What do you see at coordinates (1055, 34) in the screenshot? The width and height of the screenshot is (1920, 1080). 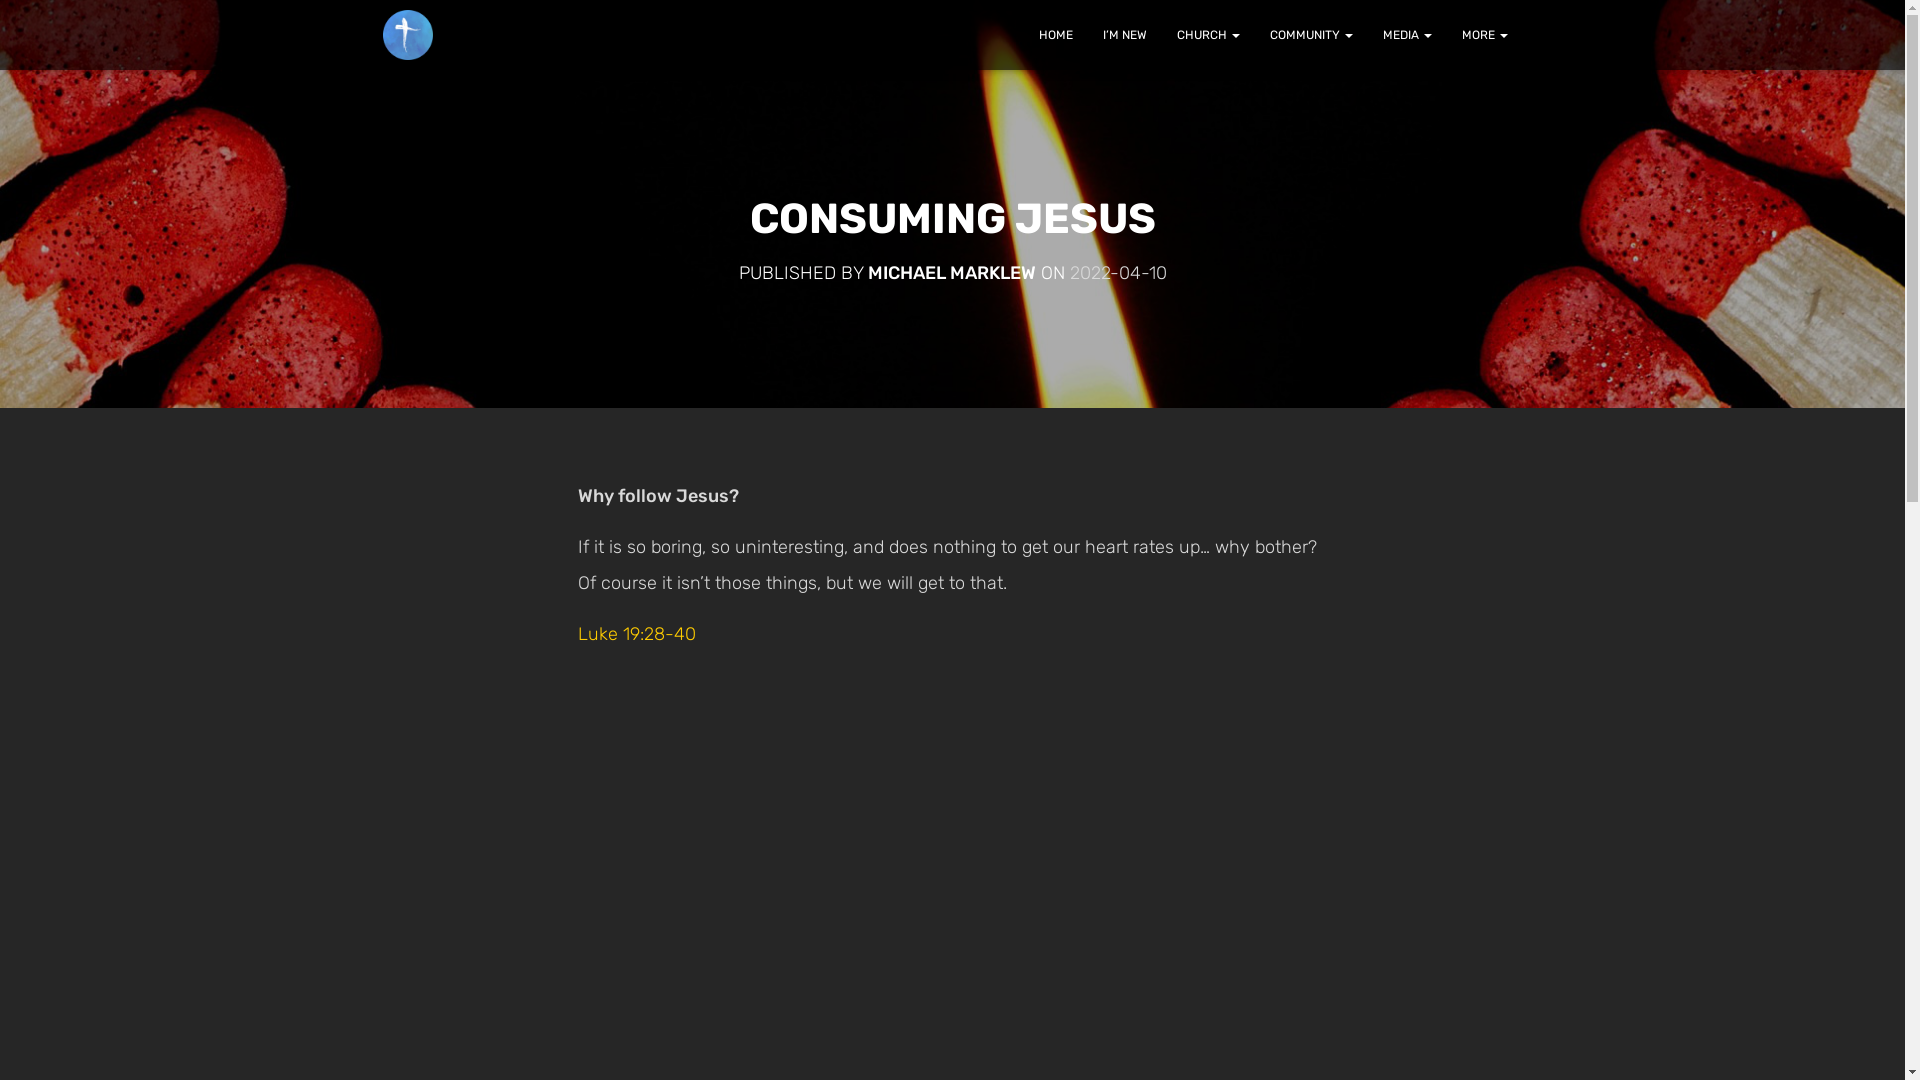 I see `'HOME'` at bounding box center [1055, 34].